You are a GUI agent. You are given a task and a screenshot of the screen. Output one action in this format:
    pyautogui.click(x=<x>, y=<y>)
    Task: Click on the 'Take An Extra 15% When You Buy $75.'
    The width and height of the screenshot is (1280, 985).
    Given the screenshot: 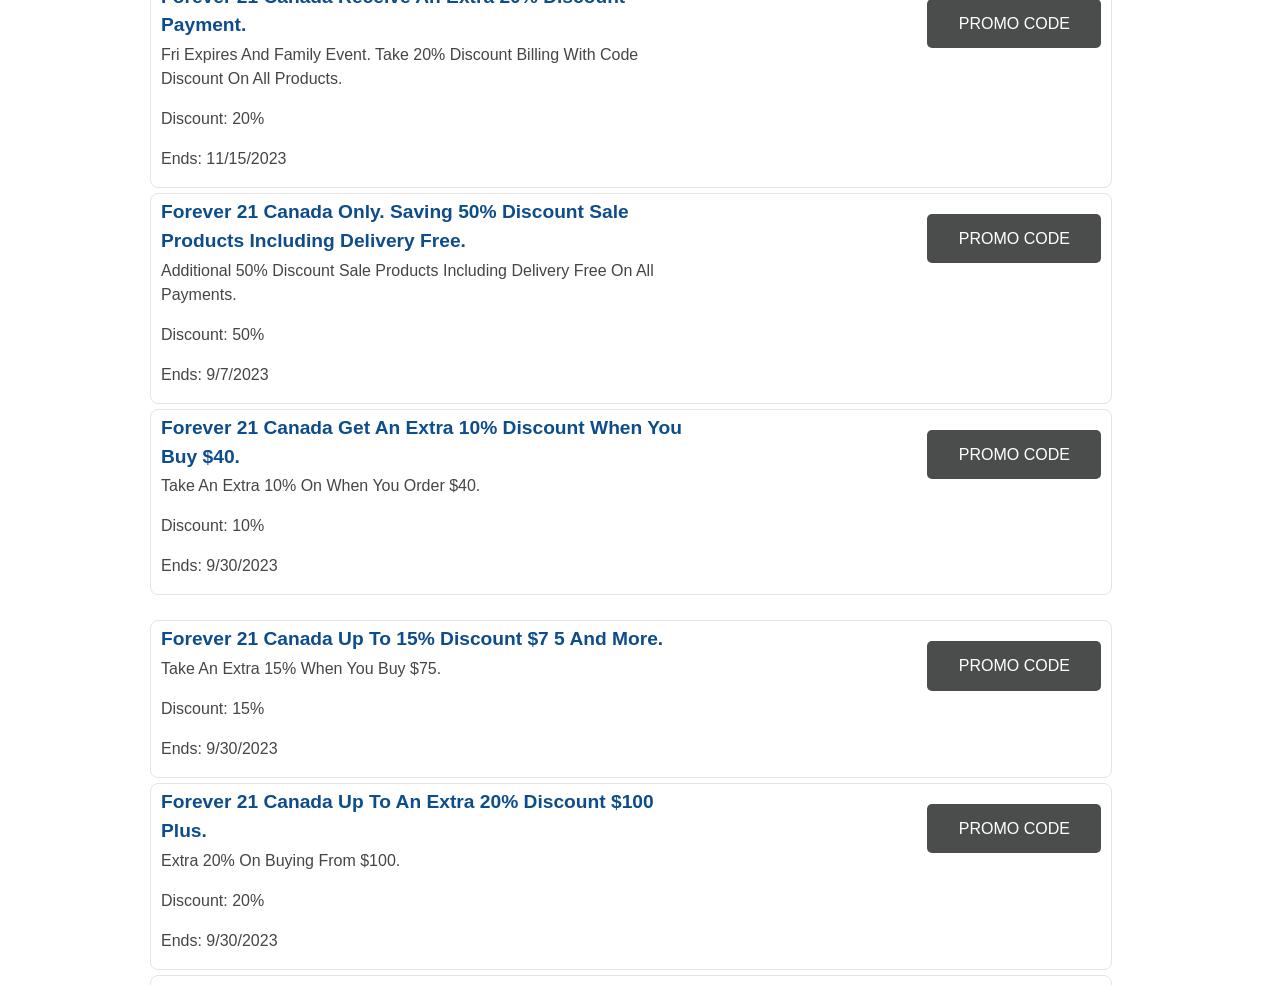 What is the action you would take?
    pyautogui.click(x=300, y=667)
    